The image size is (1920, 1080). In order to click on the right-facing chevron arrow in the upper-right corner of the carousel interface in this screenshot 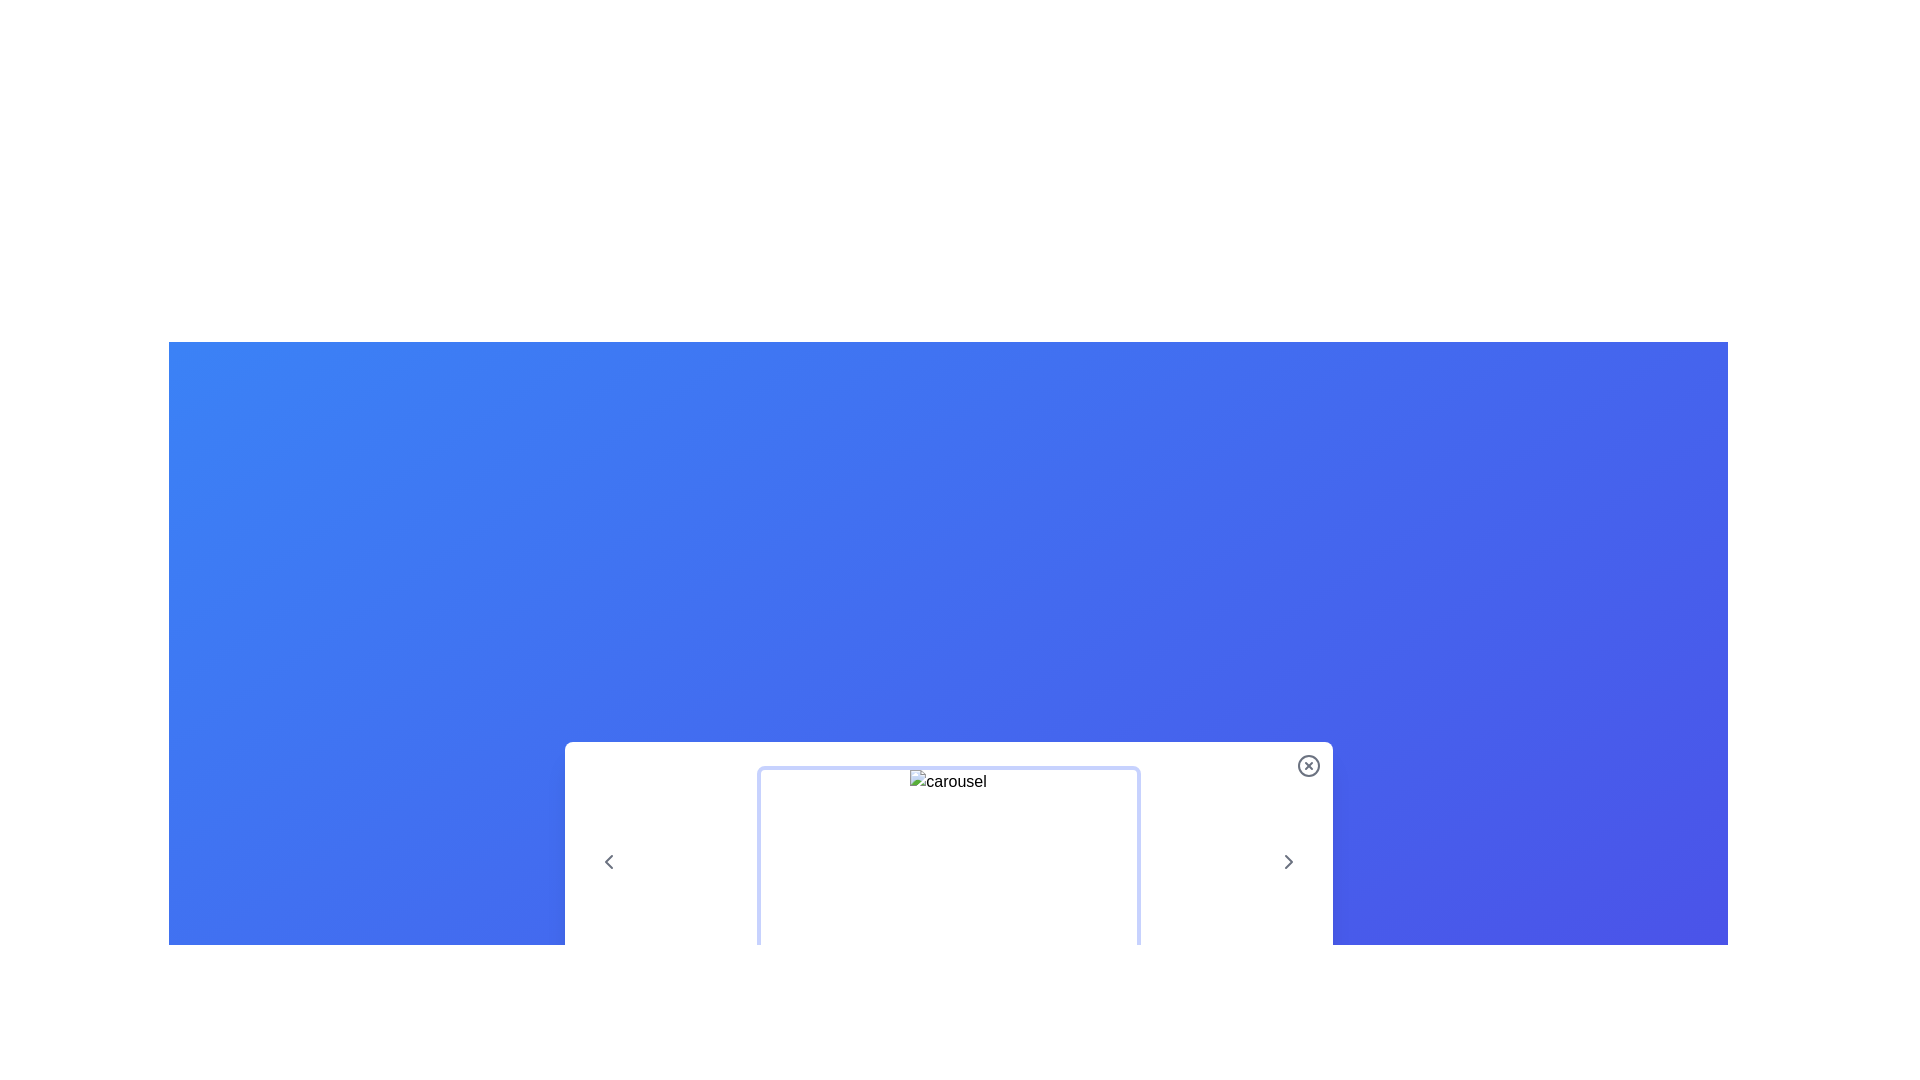, I will do `click(1288, 860)`.